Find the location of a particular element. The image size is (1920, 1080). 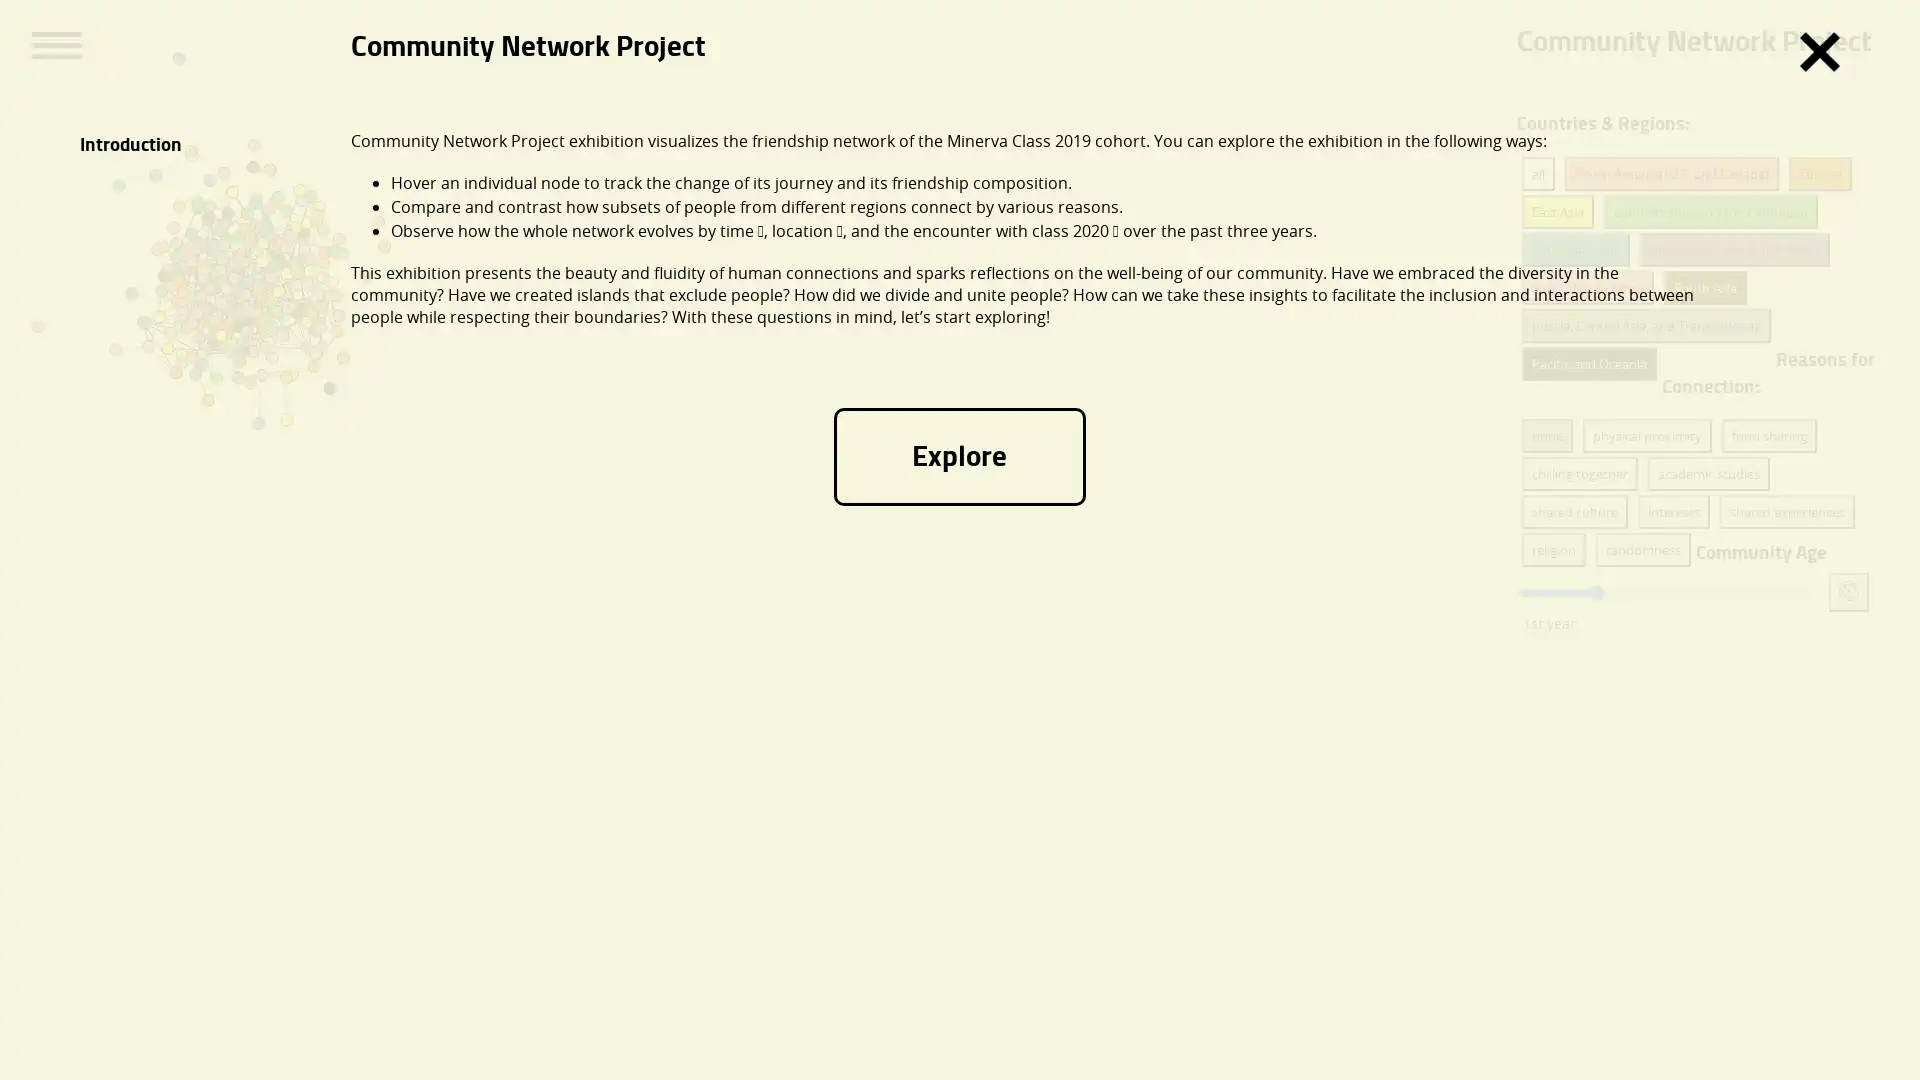

Middle East and North Africa is located at coordinates (1733, 248).